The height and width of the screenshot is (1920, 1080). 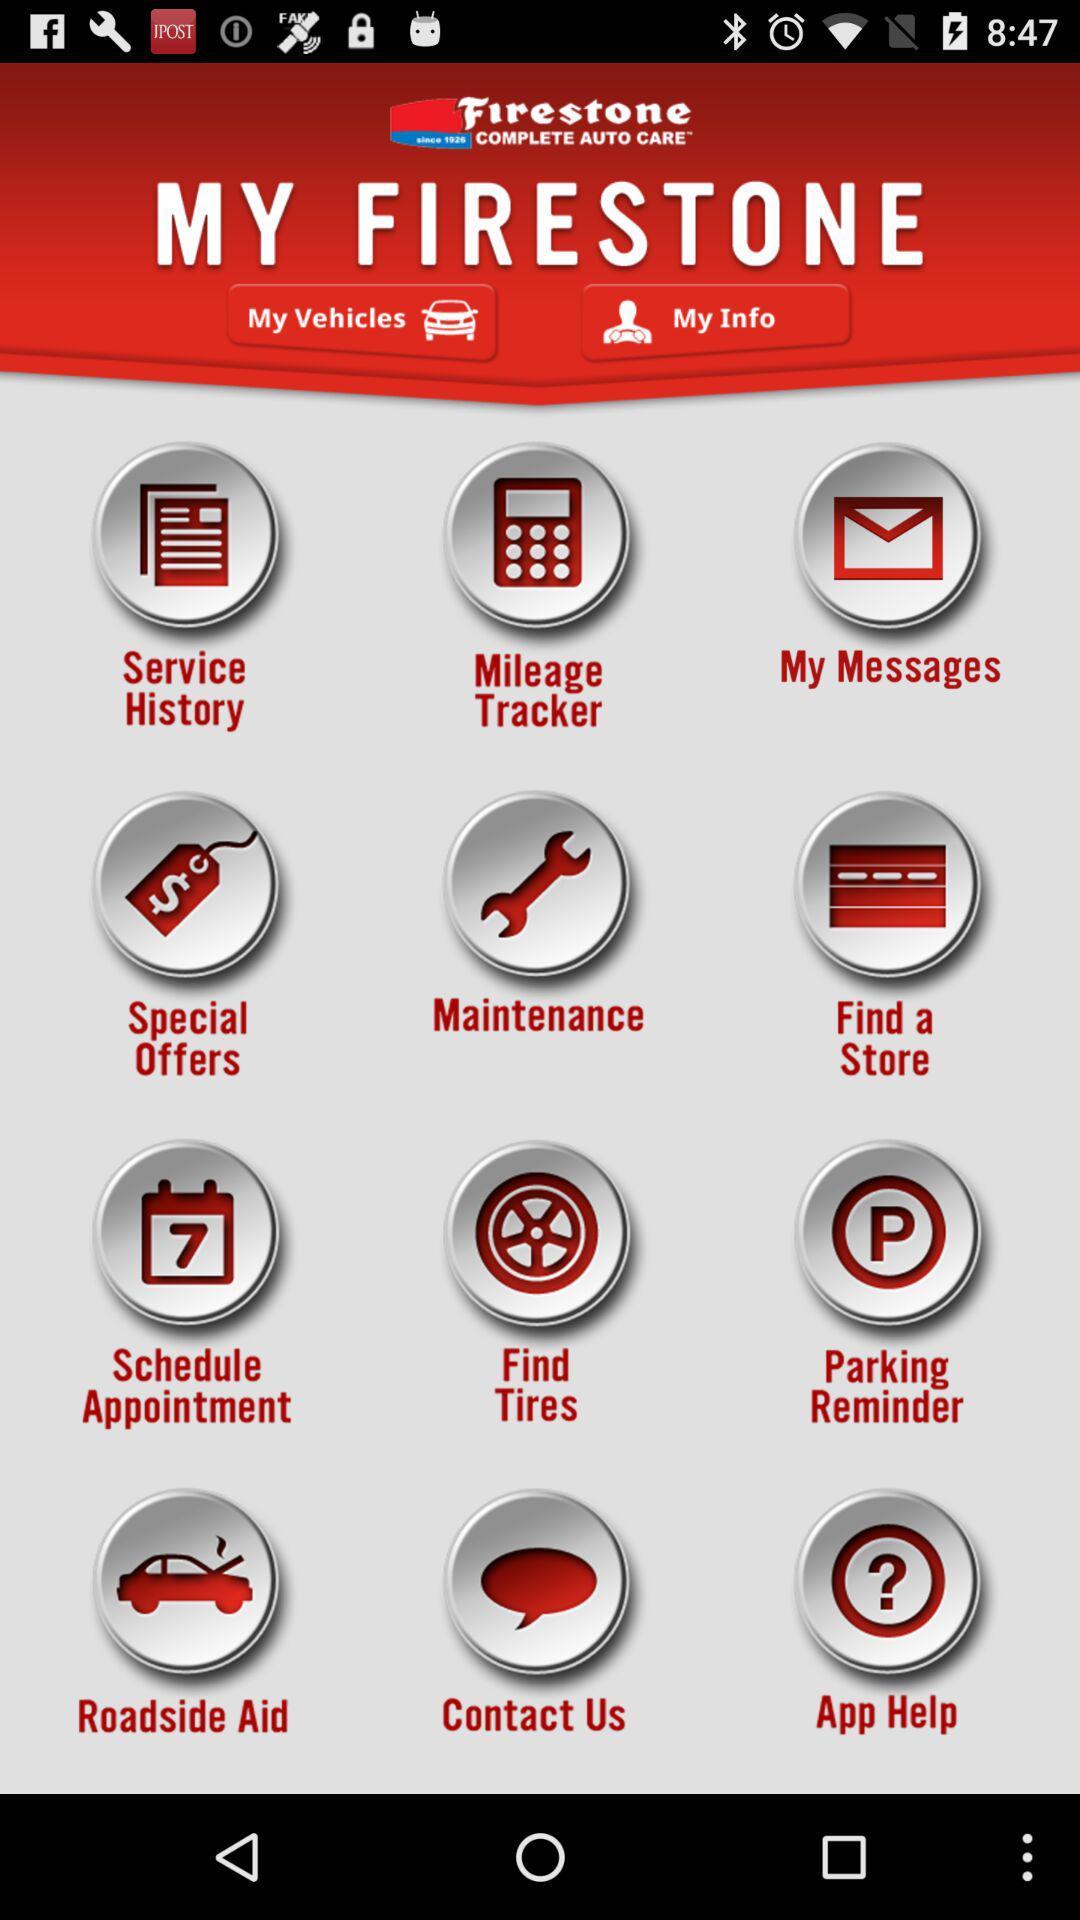 What do you see at coordinates (362, 323) in the screenshot?
I see `open my vehicles page` at bounding box center [362, 323].